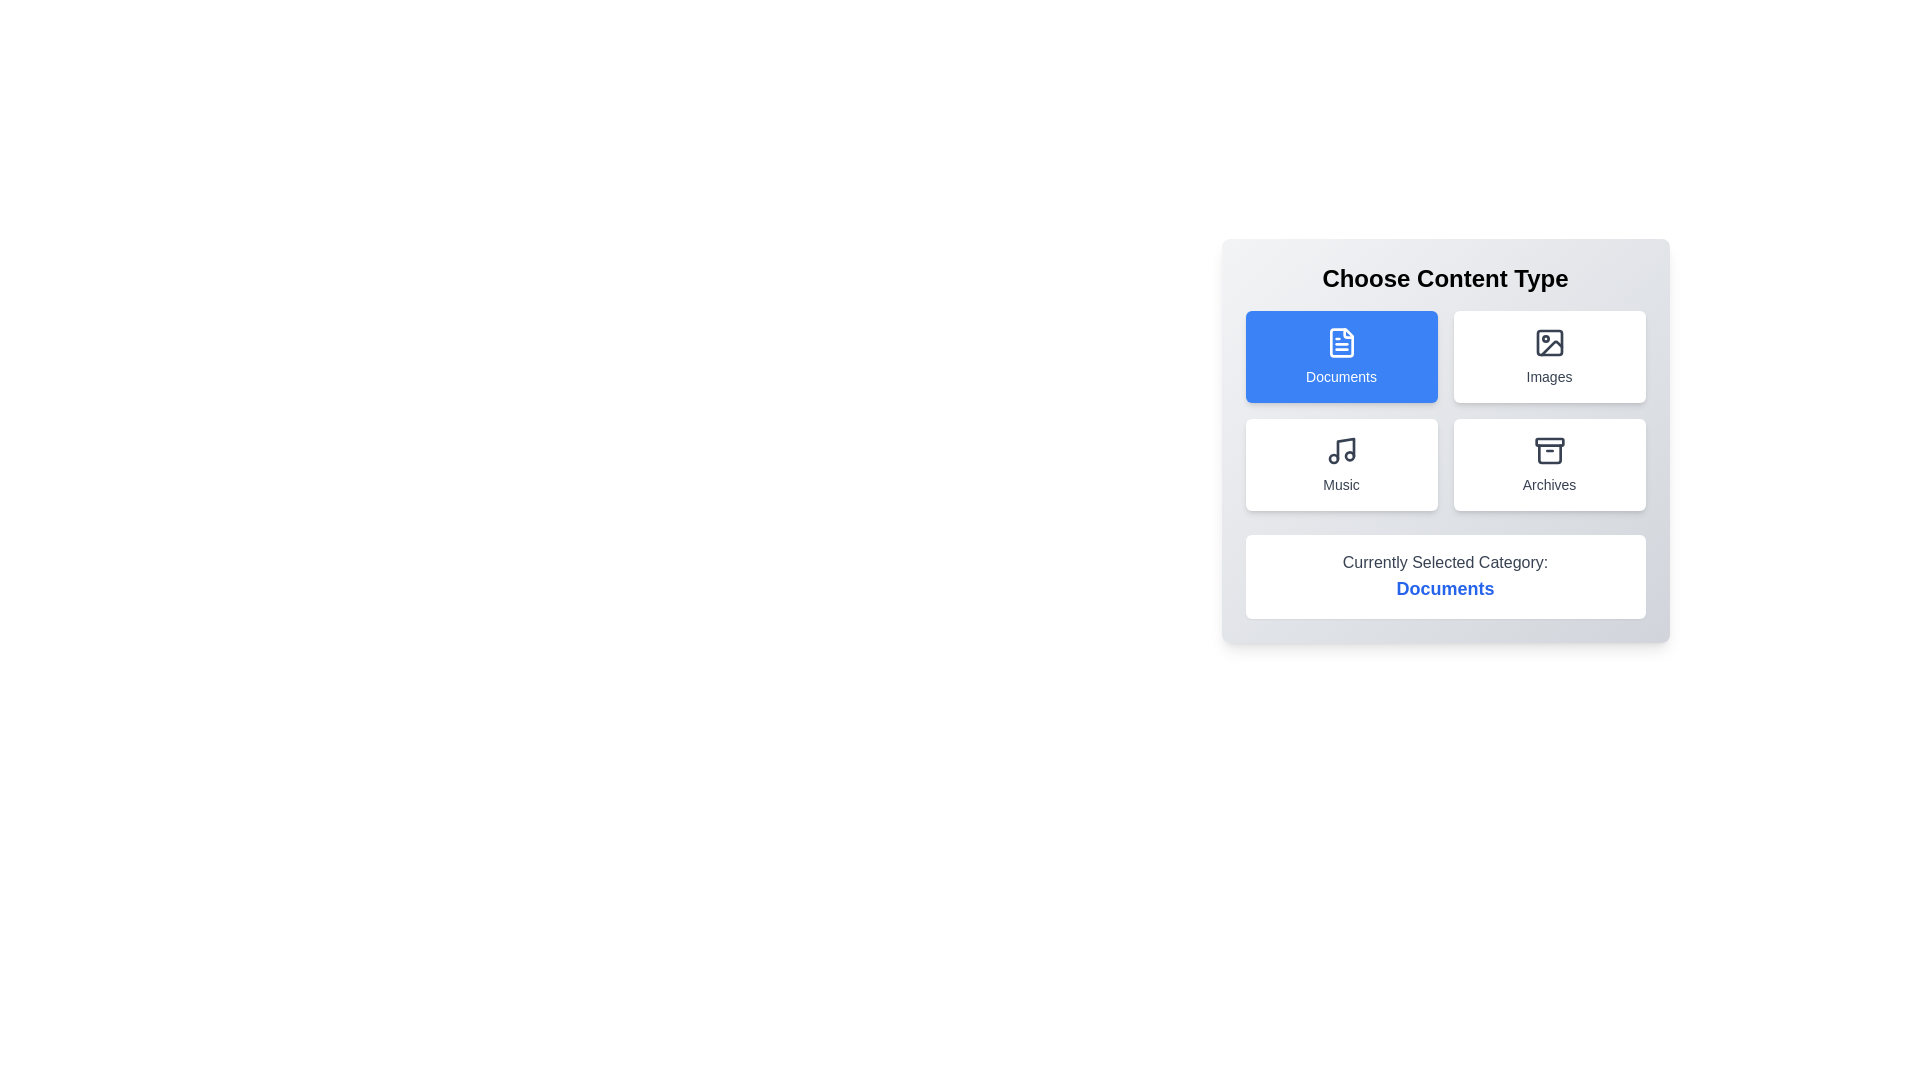  What do you see at coordinates (1341, 465) in the screenshot?
I see `the category Music by clicking on its button` at bounding box center [1341, 465].